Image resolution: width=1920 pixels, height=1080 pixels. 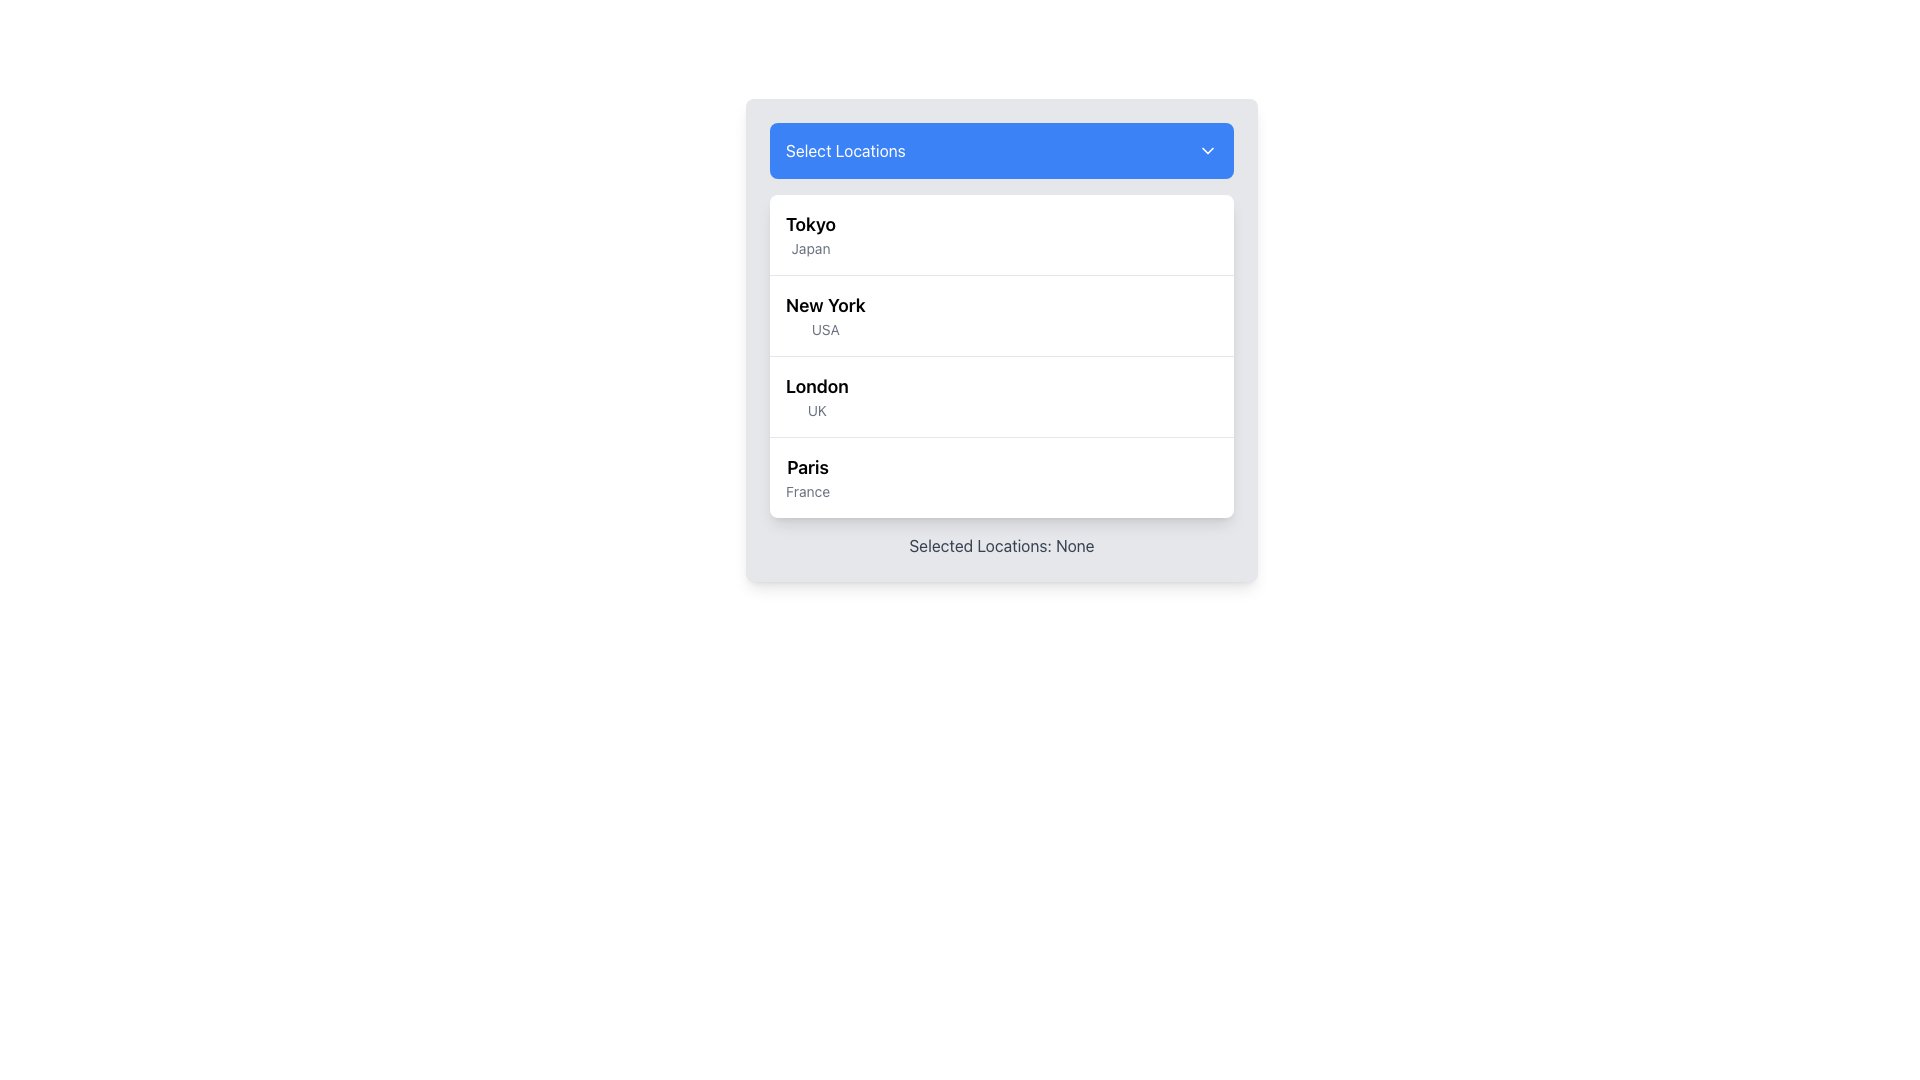 What do you see at coordinates (1002, 149) in the screenshot?
I see `the Dropdown Toggle Button located at the top of the card-like structure` at bounding box center [1002, 149].